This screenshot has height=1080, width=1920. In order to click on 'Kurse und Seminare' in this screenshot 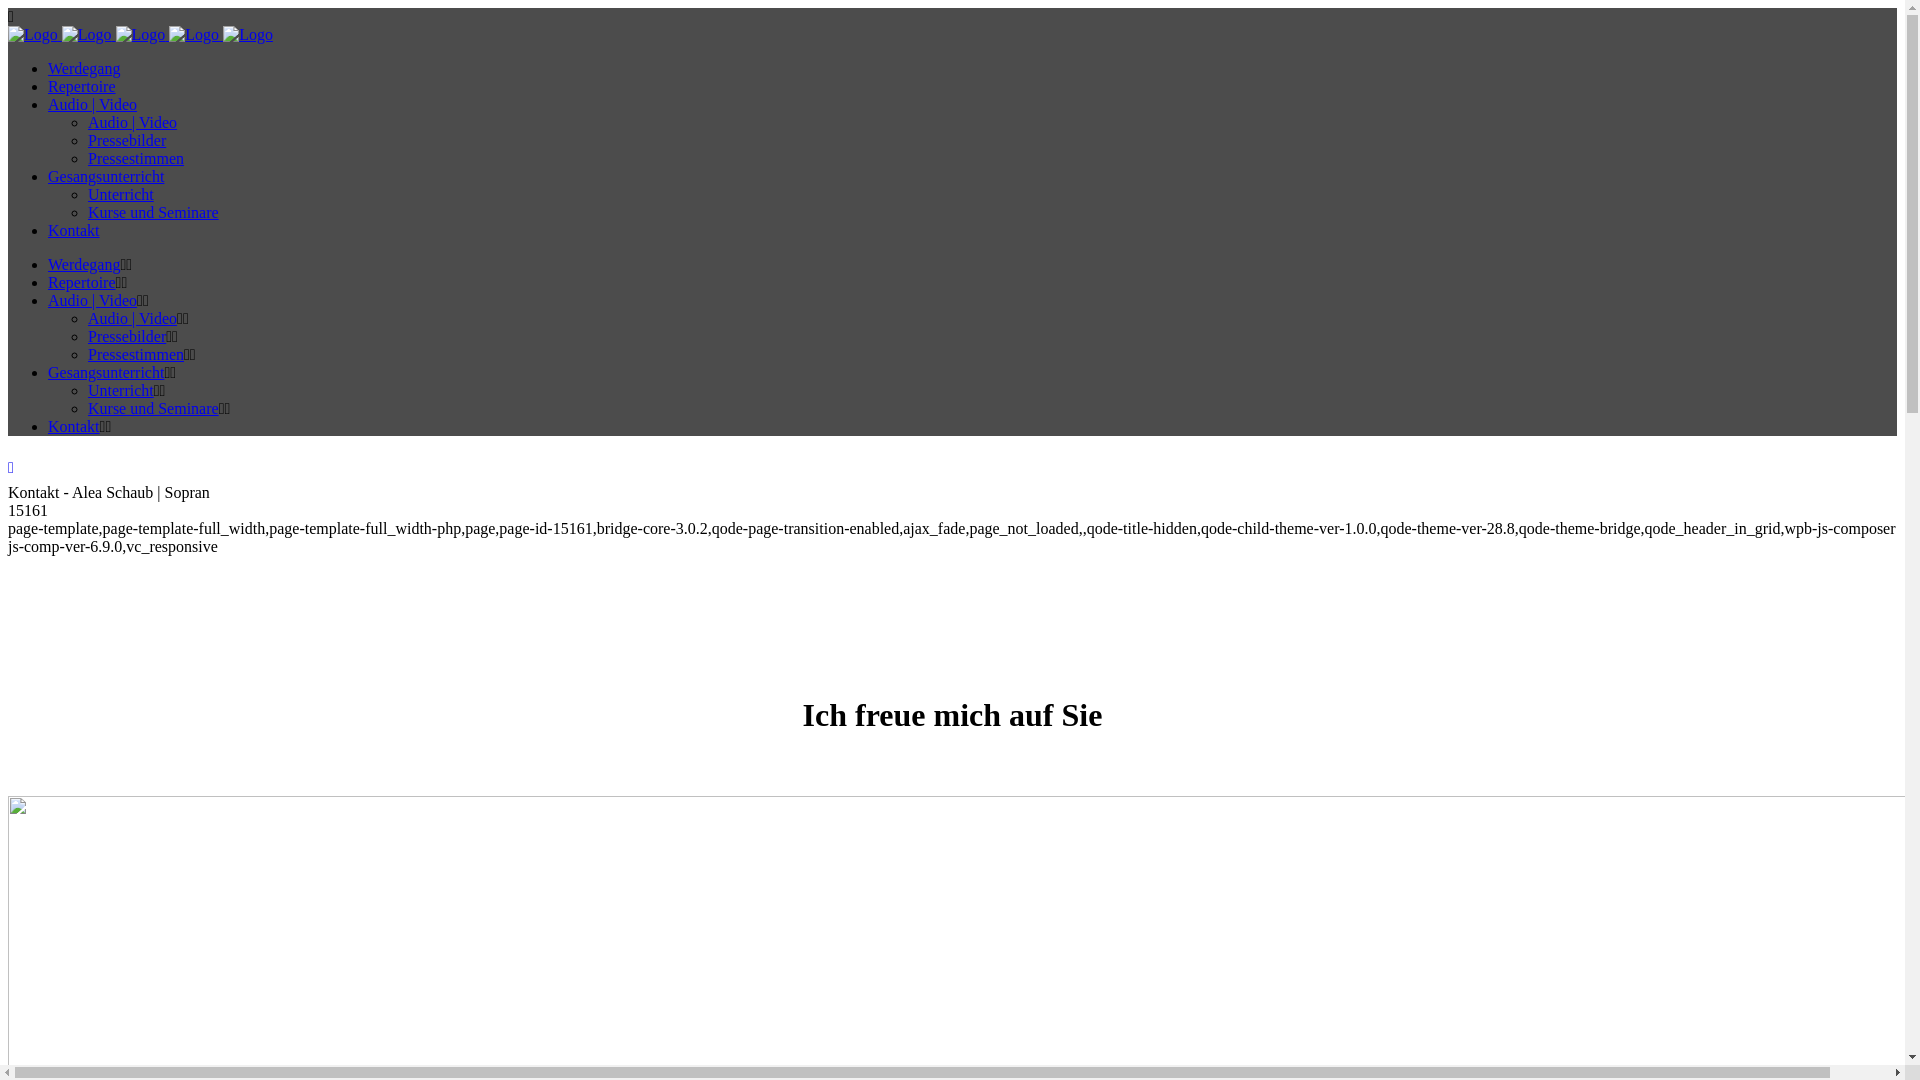, I will do `click(86, 212)`.